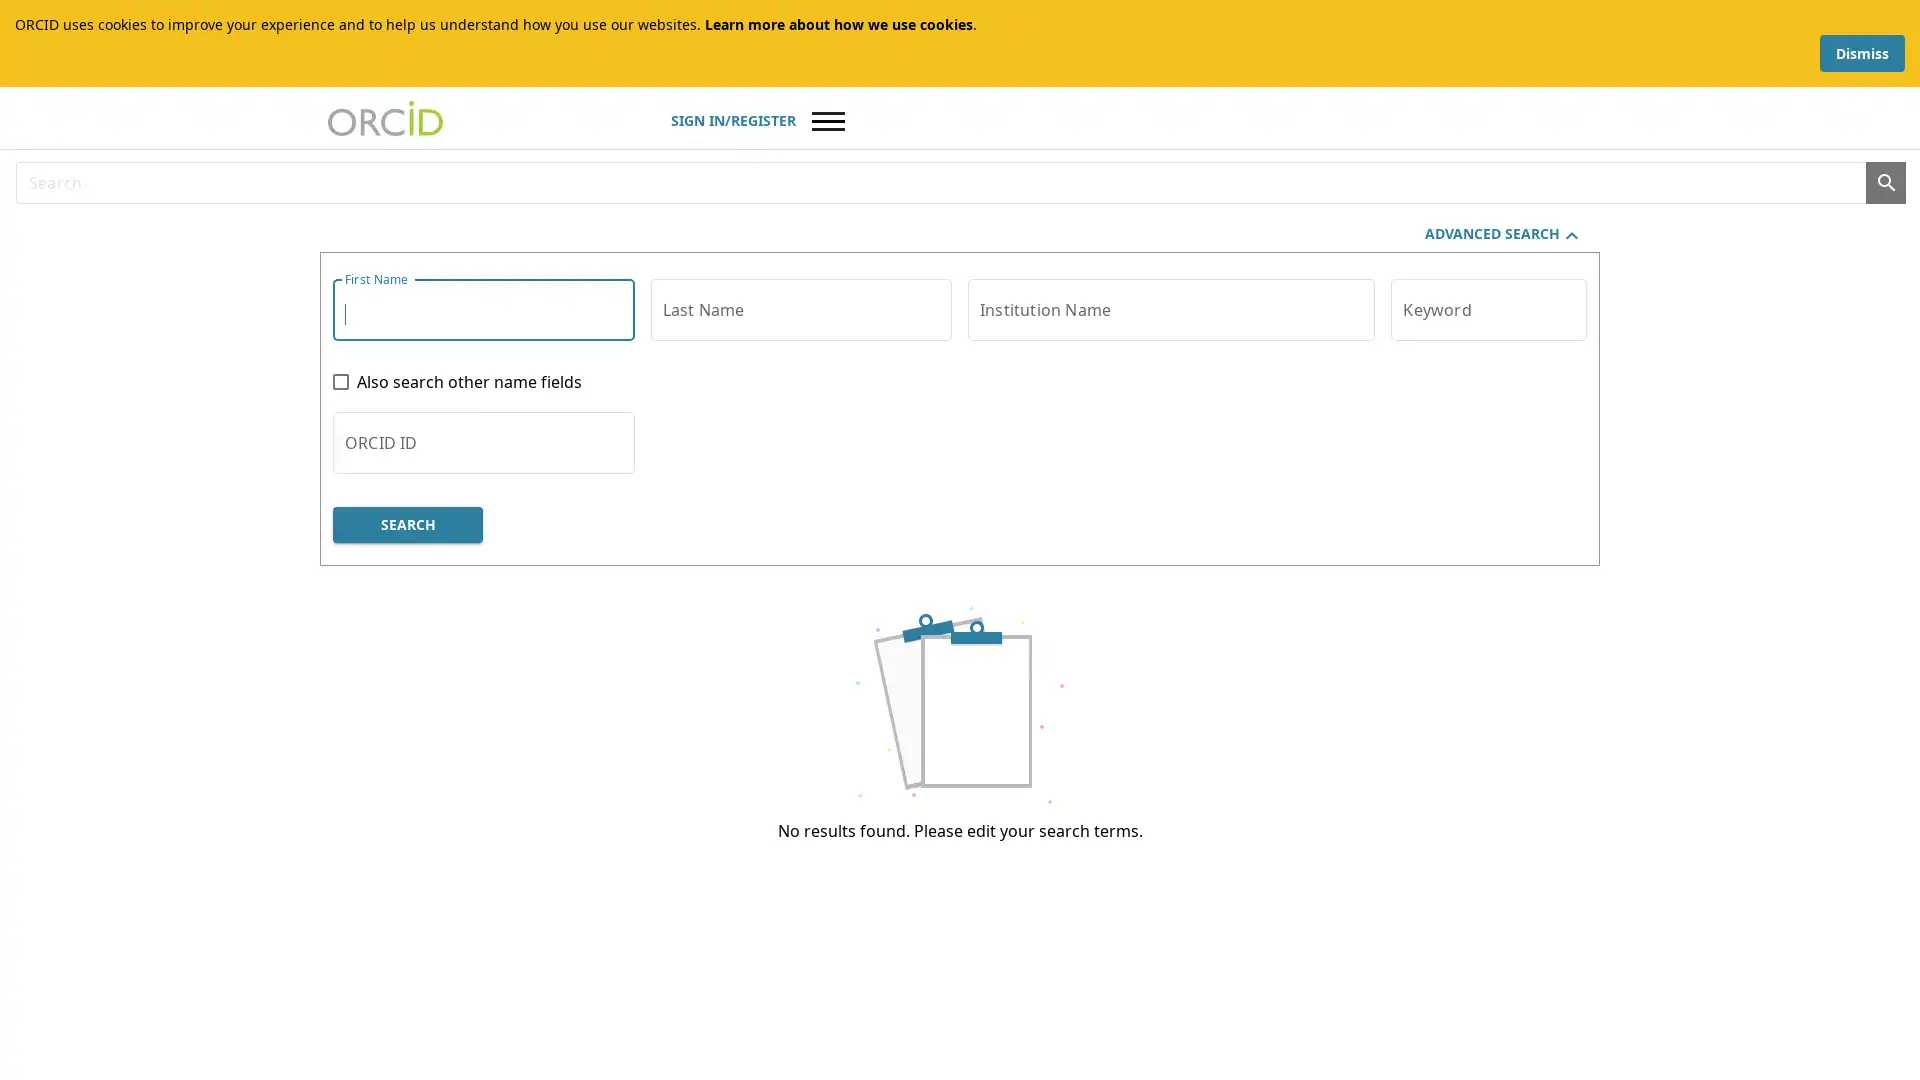 Image resolution: width=1920 pixels, height=1080 pixels. Describe the element at coordinates (527, 226) in the screenshot. I see `FOR RESEARCHERS` at that location.